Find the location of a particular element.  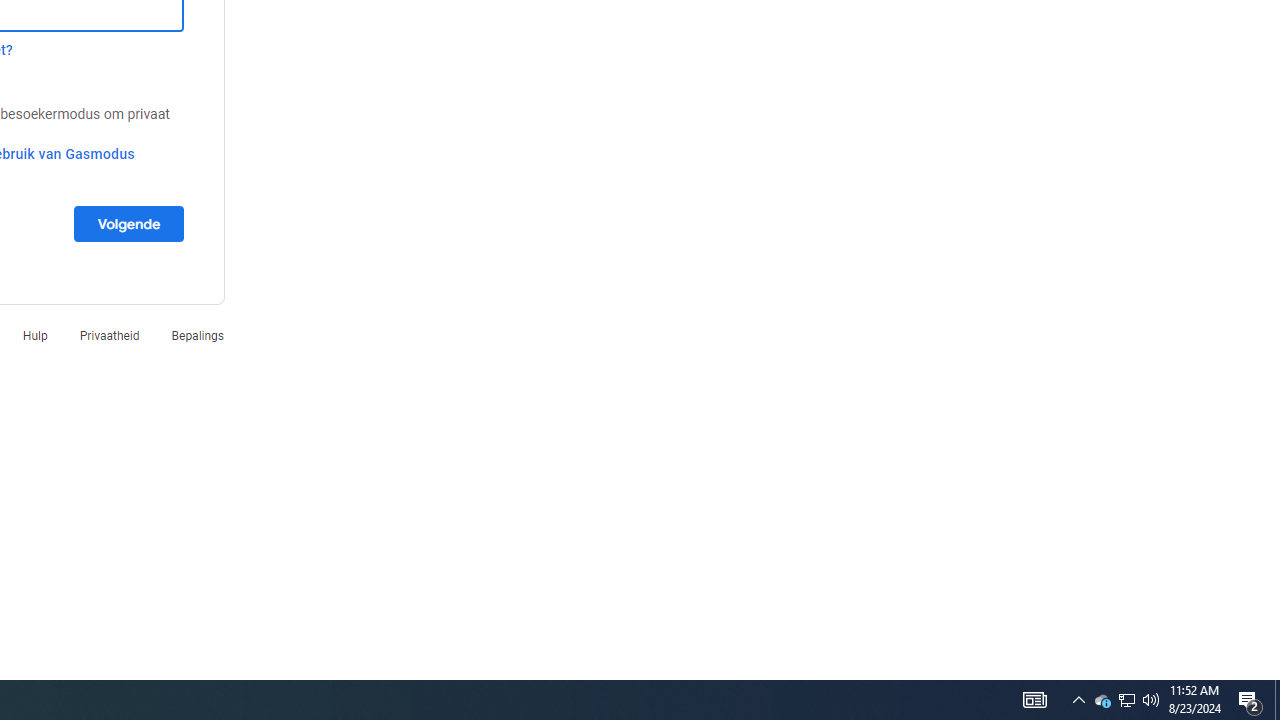

'Privaatheid' is located at coordinates (108, 334).